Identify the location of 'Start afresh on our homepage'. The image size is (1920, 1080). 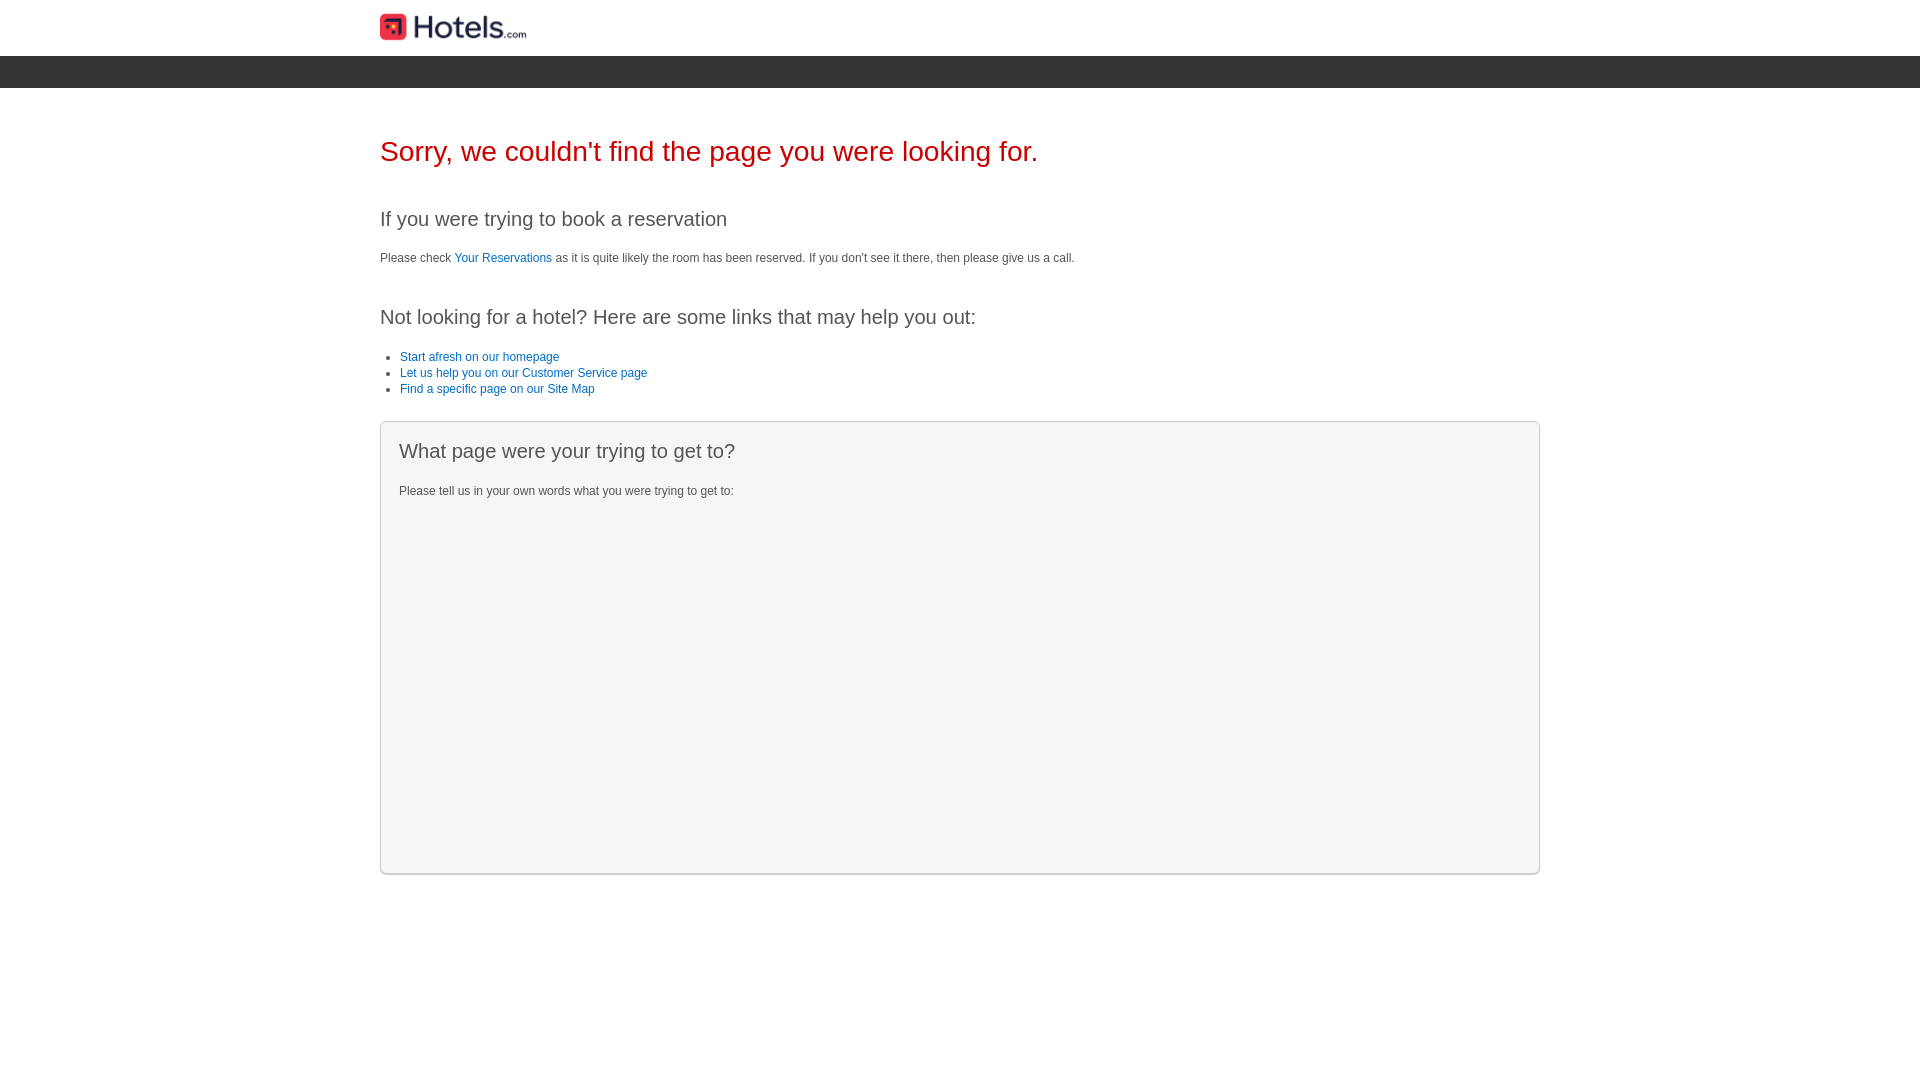
(478, 356).